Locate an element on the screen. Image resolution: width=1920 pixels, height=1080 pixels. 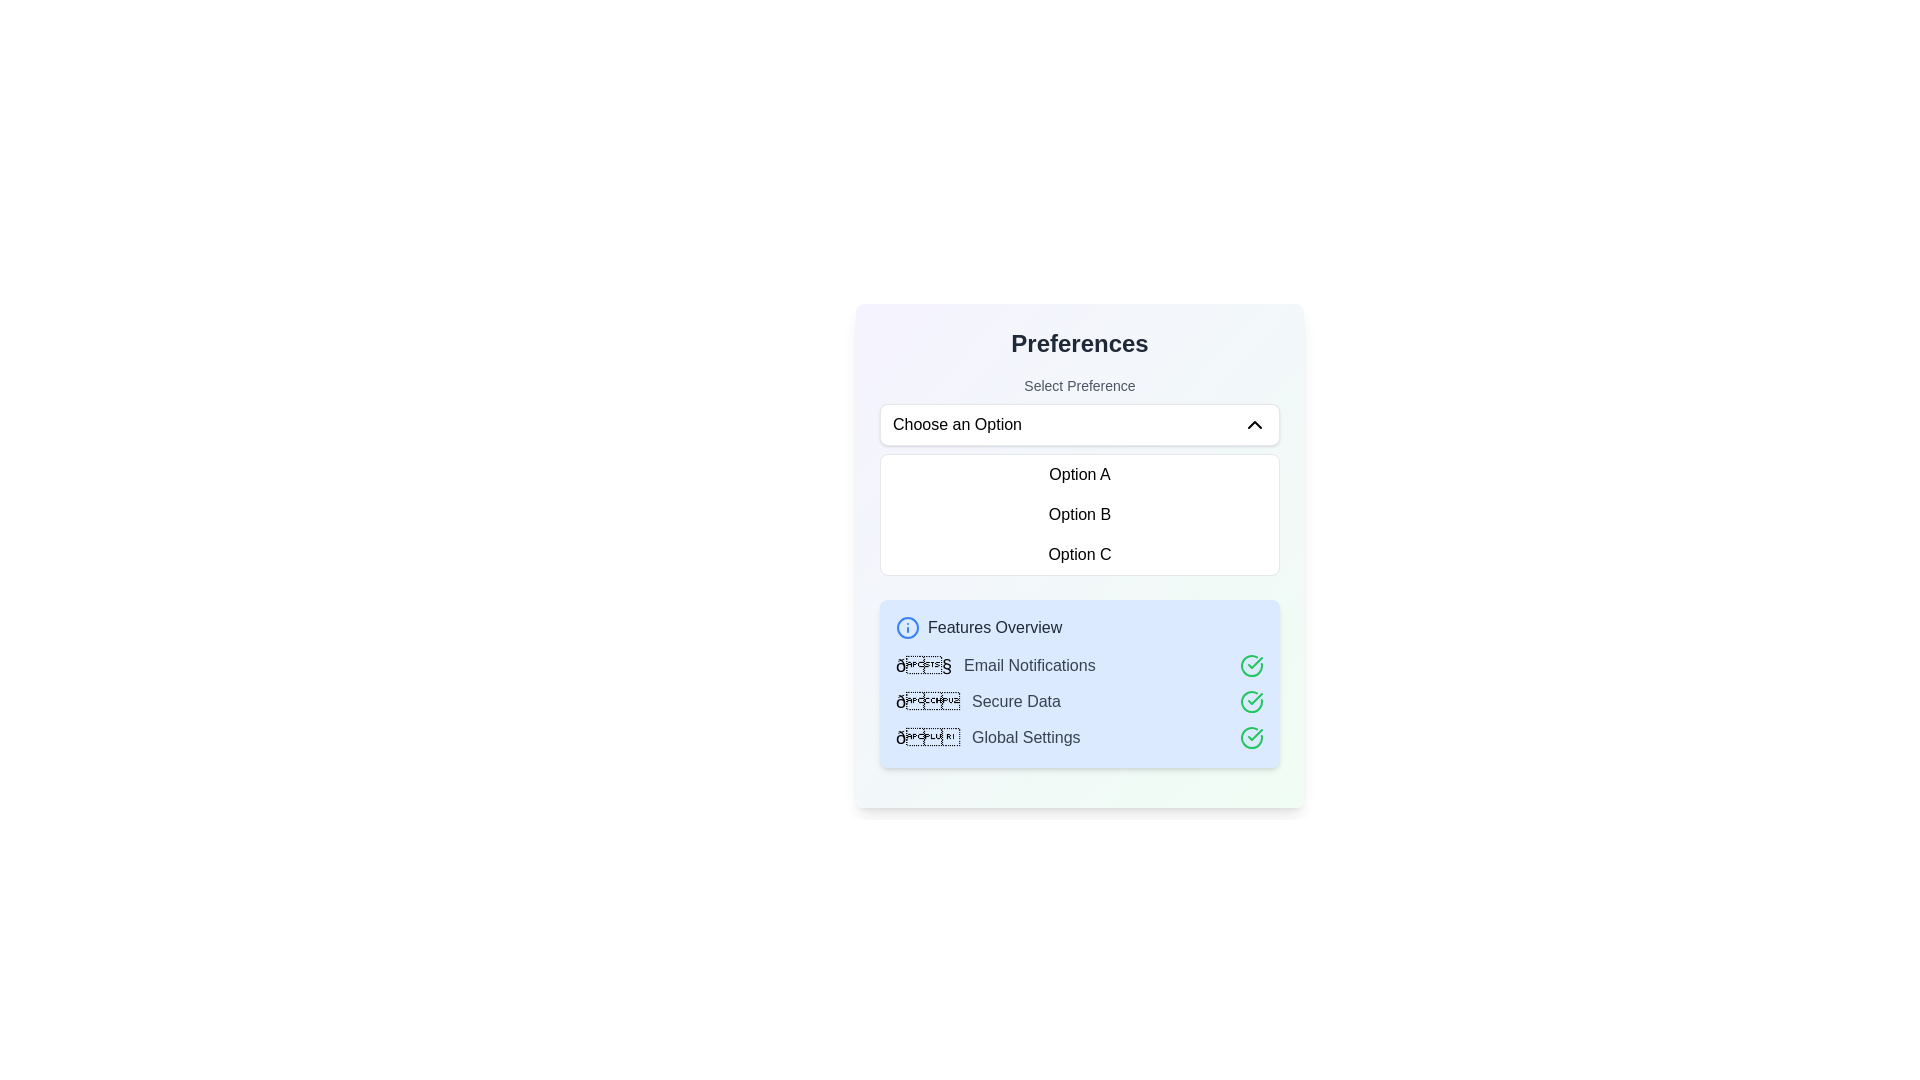
the green circular checkmark icon located to the right of the 'Email Notifications' text in the 'Features Overview' section is located at coordinates (1251, 666).